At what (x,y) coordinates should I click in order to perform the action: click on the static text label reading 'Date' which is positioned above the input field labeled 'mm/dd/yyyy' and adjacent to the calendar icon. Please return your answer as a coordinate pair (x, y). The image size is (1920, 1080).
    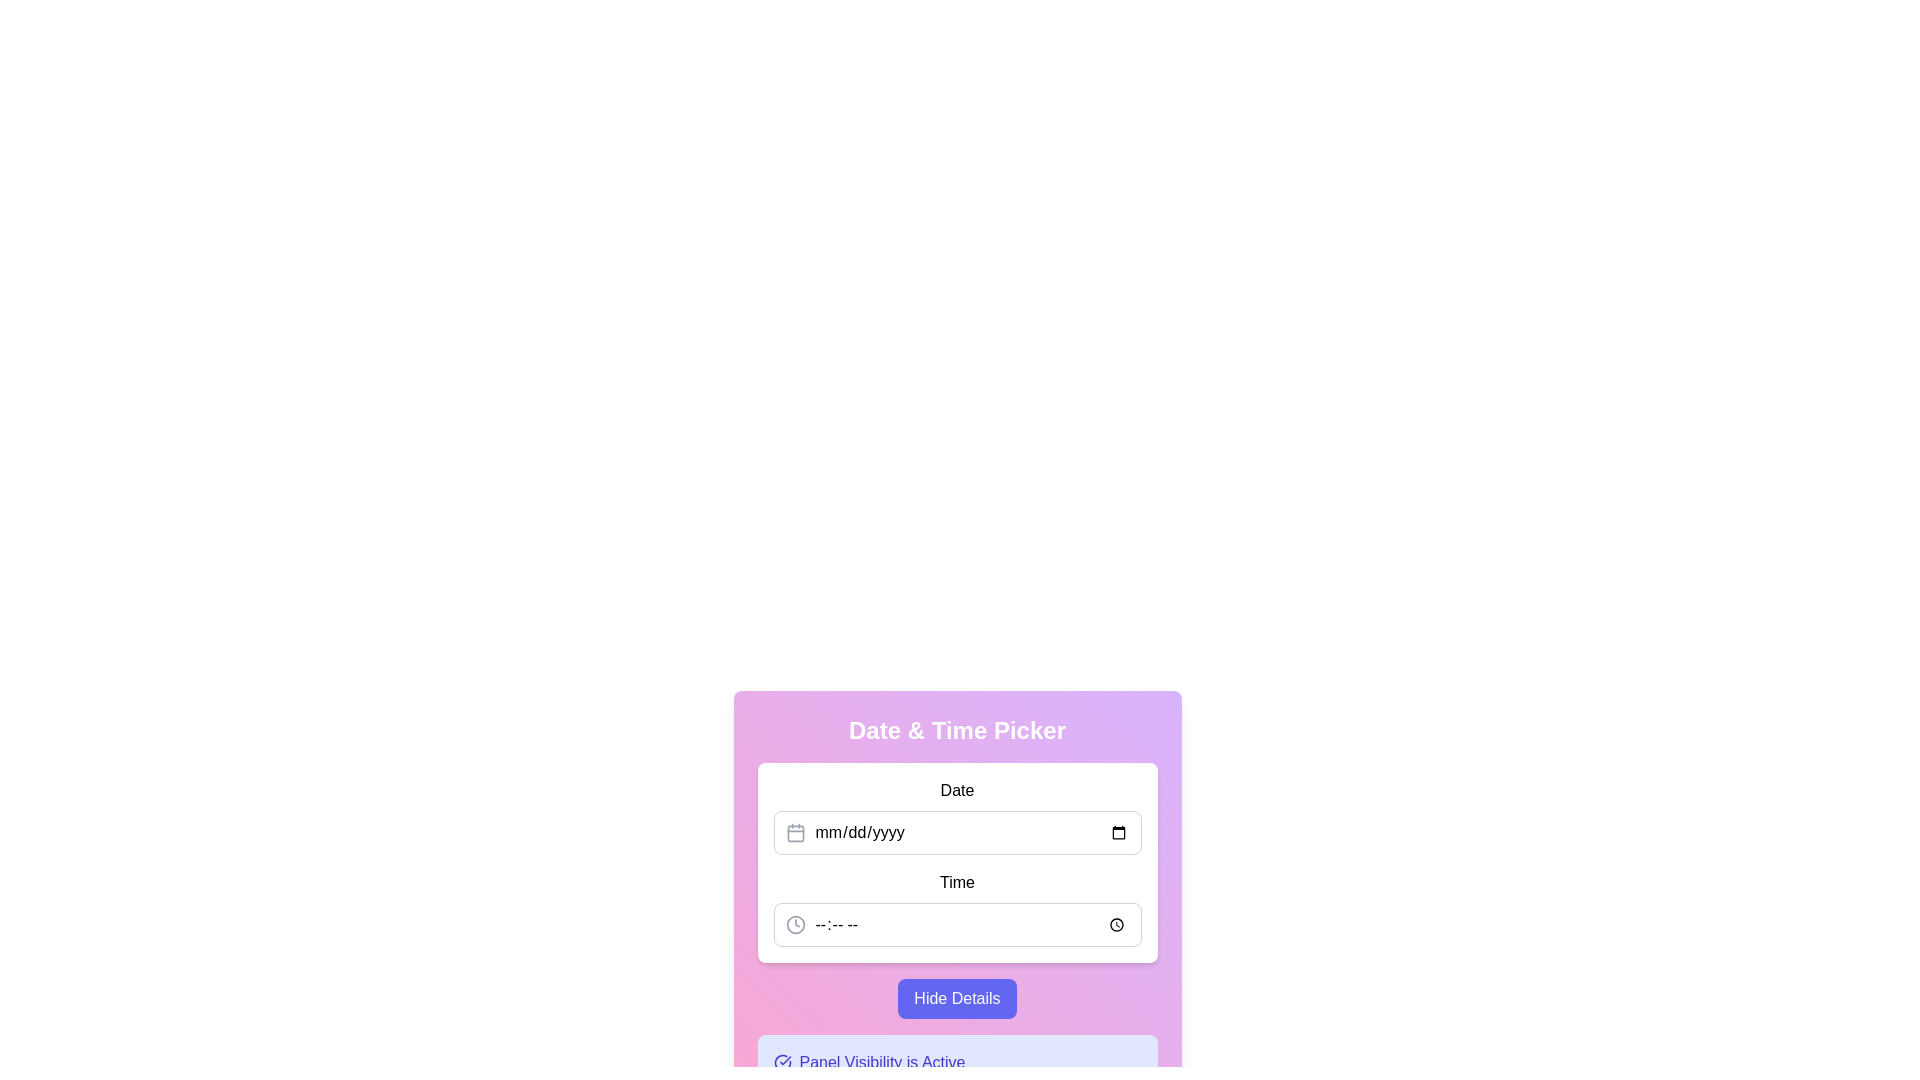
    Looking at the image, I should click on (956, 789).